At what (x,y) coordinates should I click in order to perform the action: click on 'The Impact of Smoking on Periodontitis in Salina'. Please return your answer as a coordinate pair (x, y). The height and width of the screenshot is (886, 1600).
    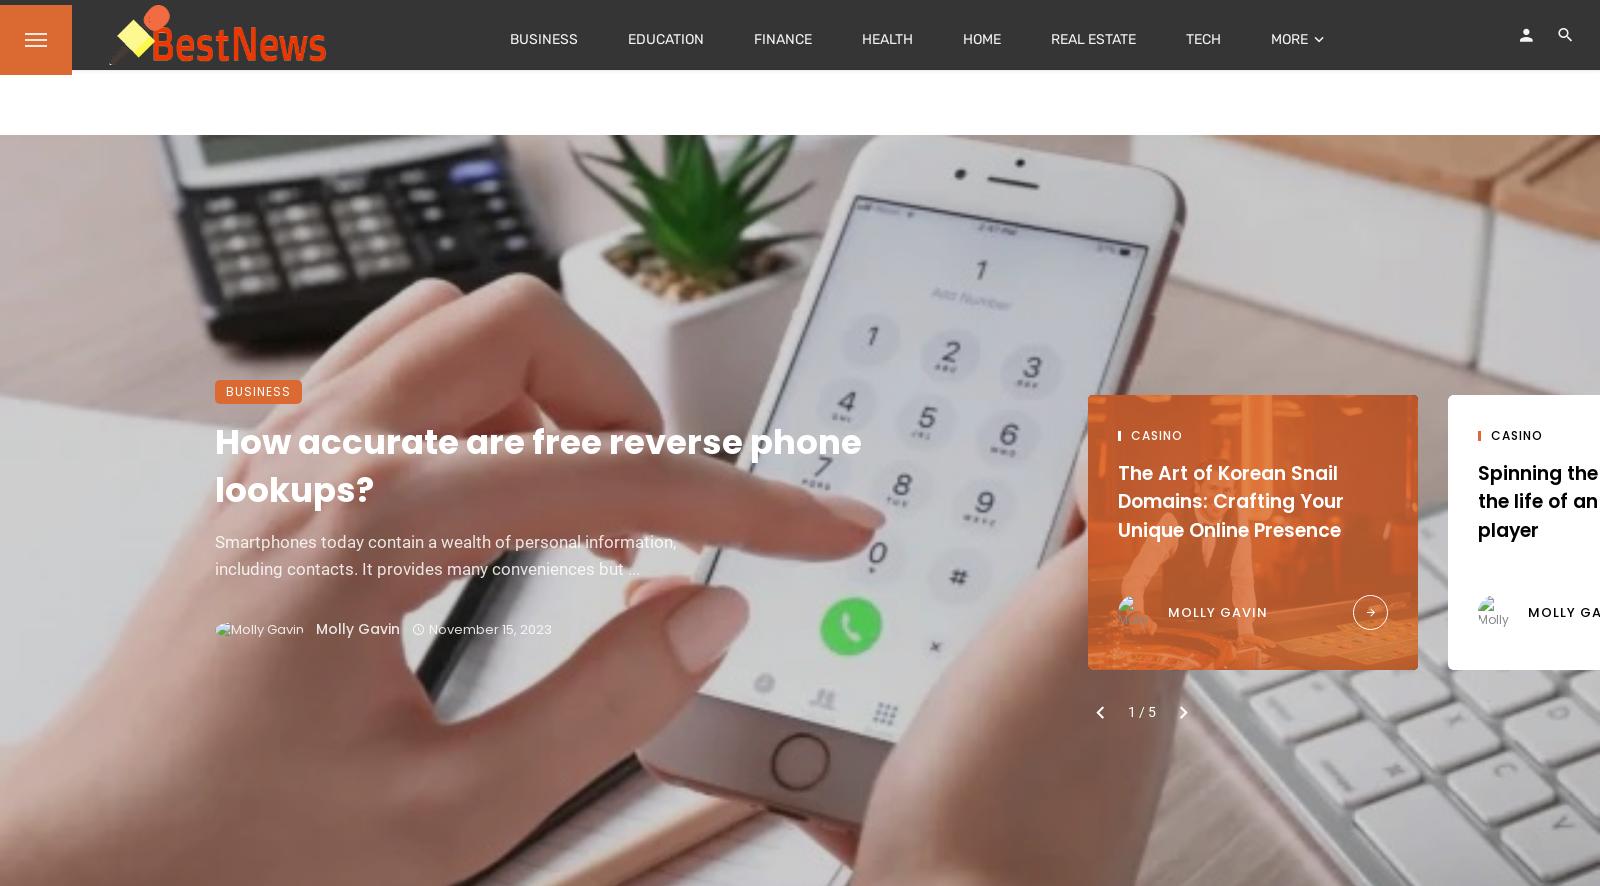
    Looking at the image, I should click on (163, 487).